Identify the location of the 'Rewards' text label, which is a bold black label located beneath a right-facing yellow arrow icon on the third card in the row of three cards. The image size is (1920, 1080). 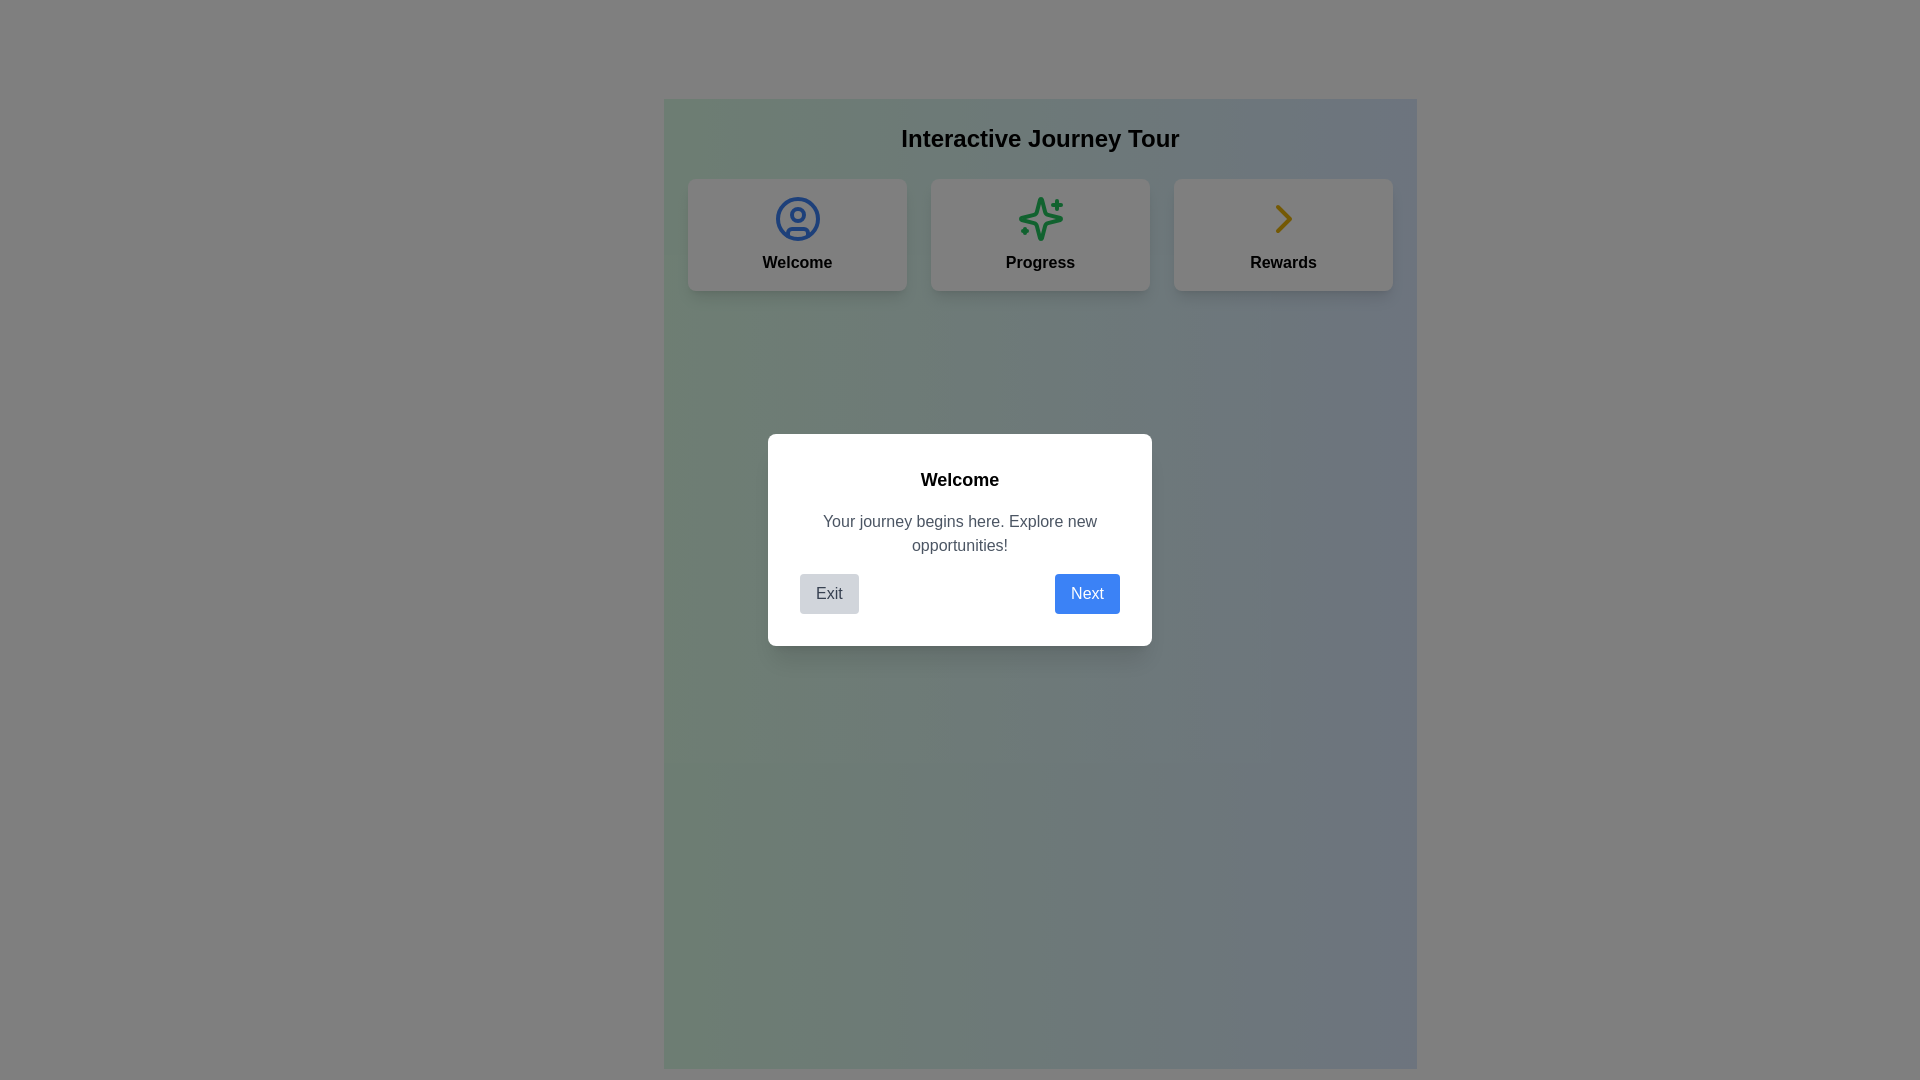
(1283, 261).